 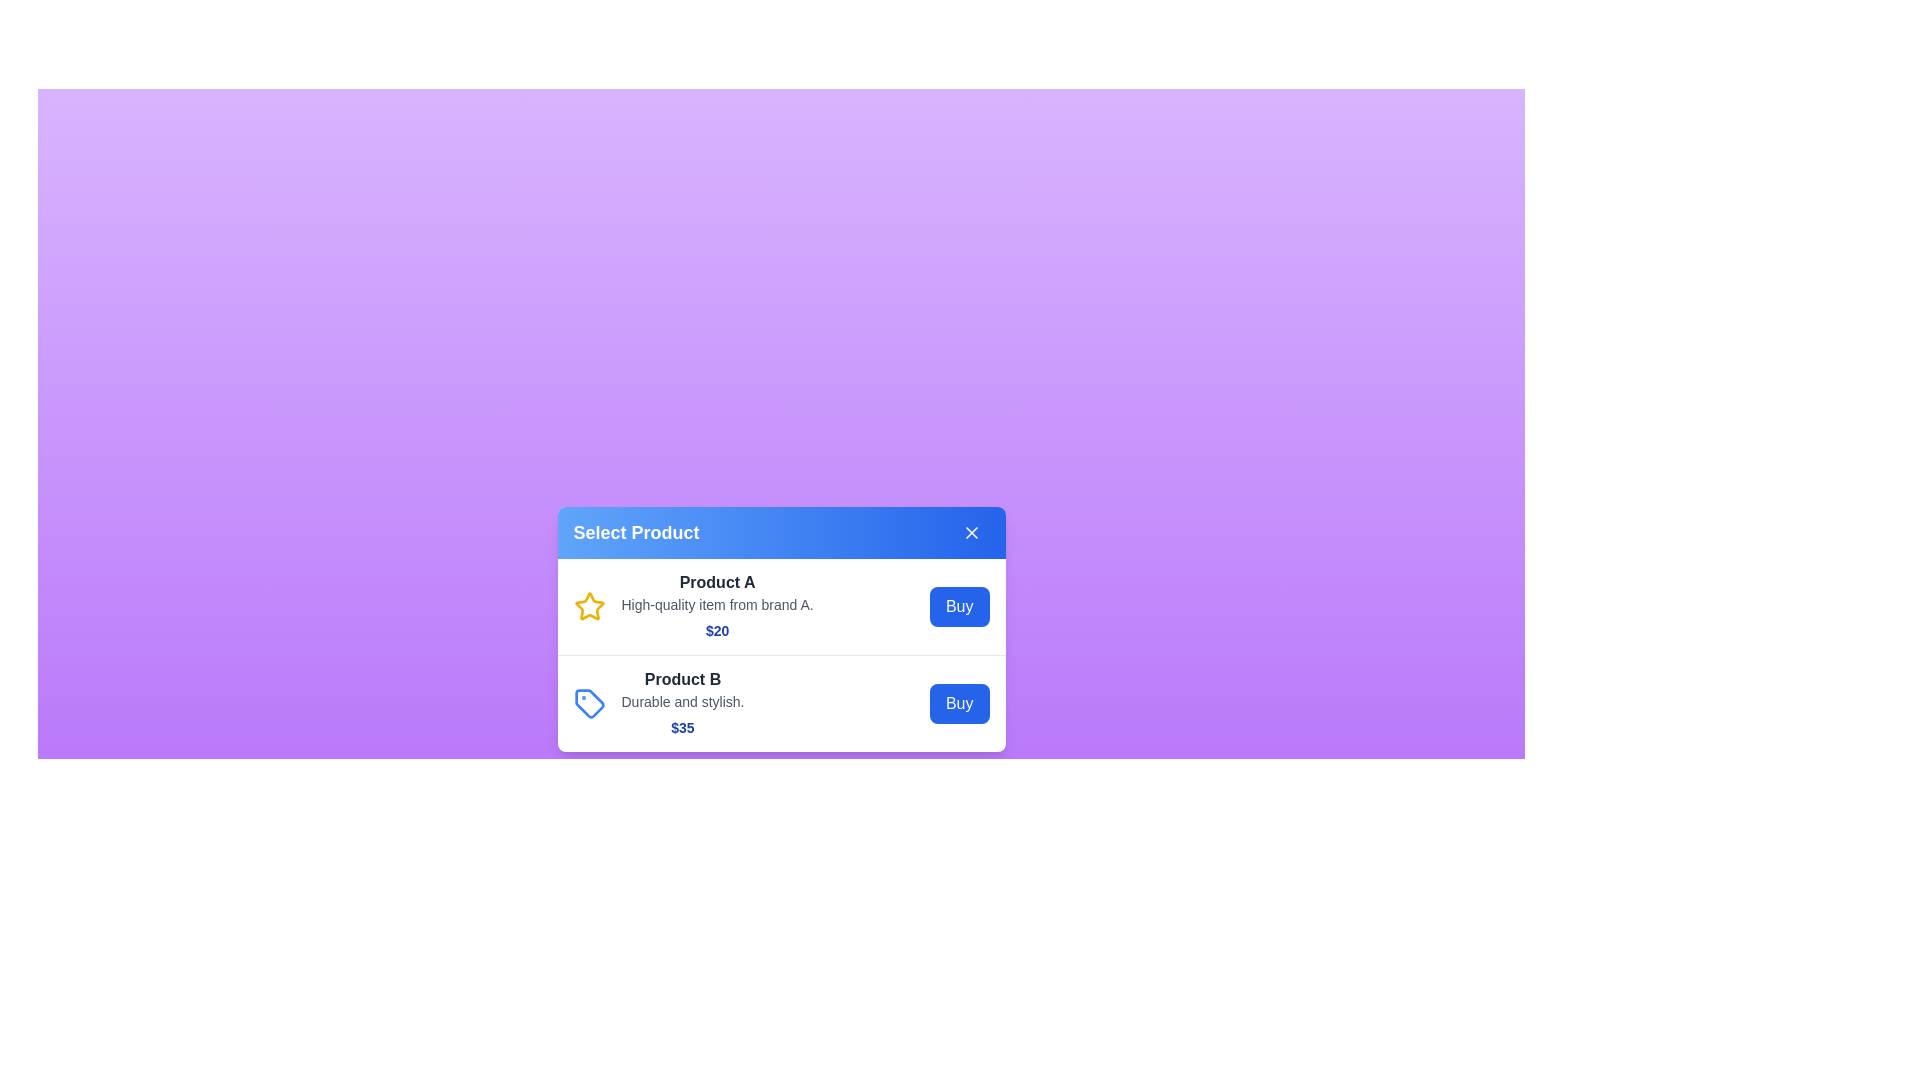 I want to click on Buy button for Product A, so click(x=958, y=605).